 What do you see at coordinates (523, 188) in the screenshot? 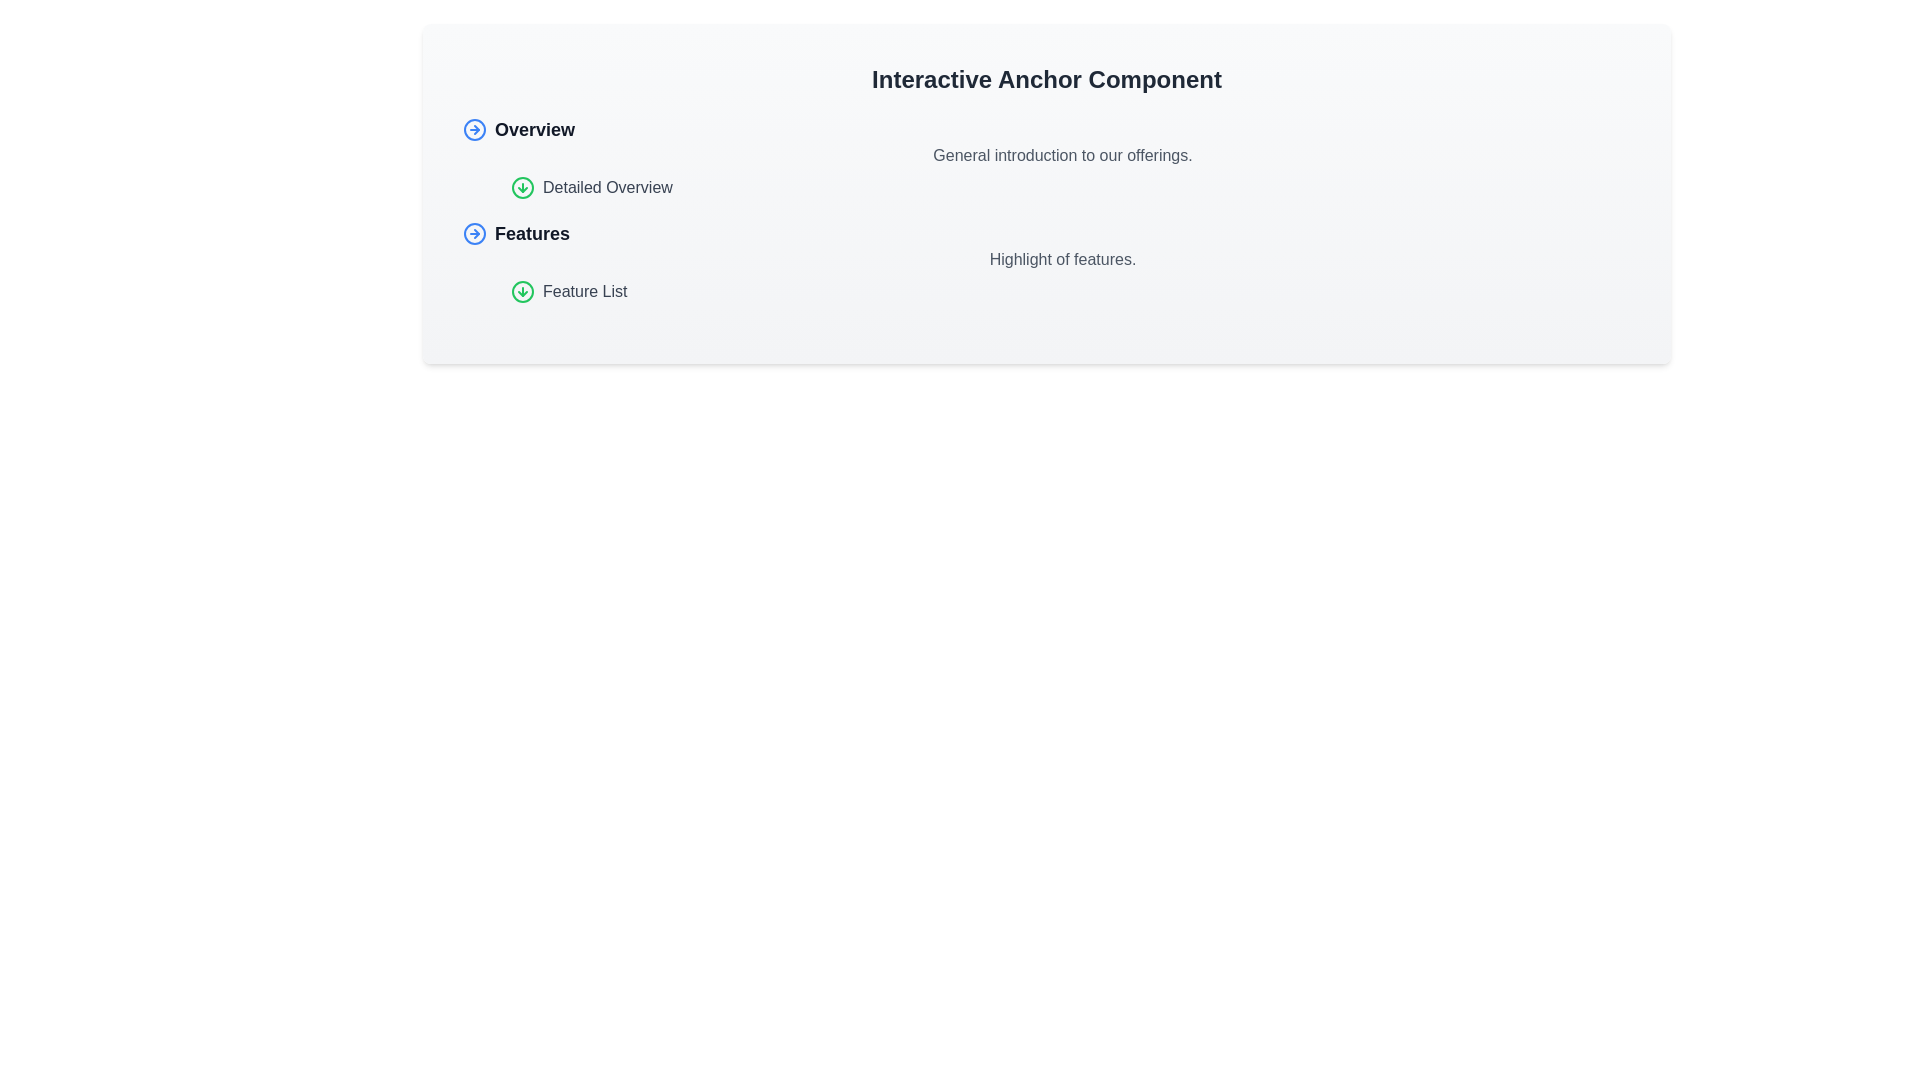
I see `the circular SVG element with a green outline that is centered within the downward arrow icon adjacent to the 'Detailed Overview' text` at bounding box center [523, 188].